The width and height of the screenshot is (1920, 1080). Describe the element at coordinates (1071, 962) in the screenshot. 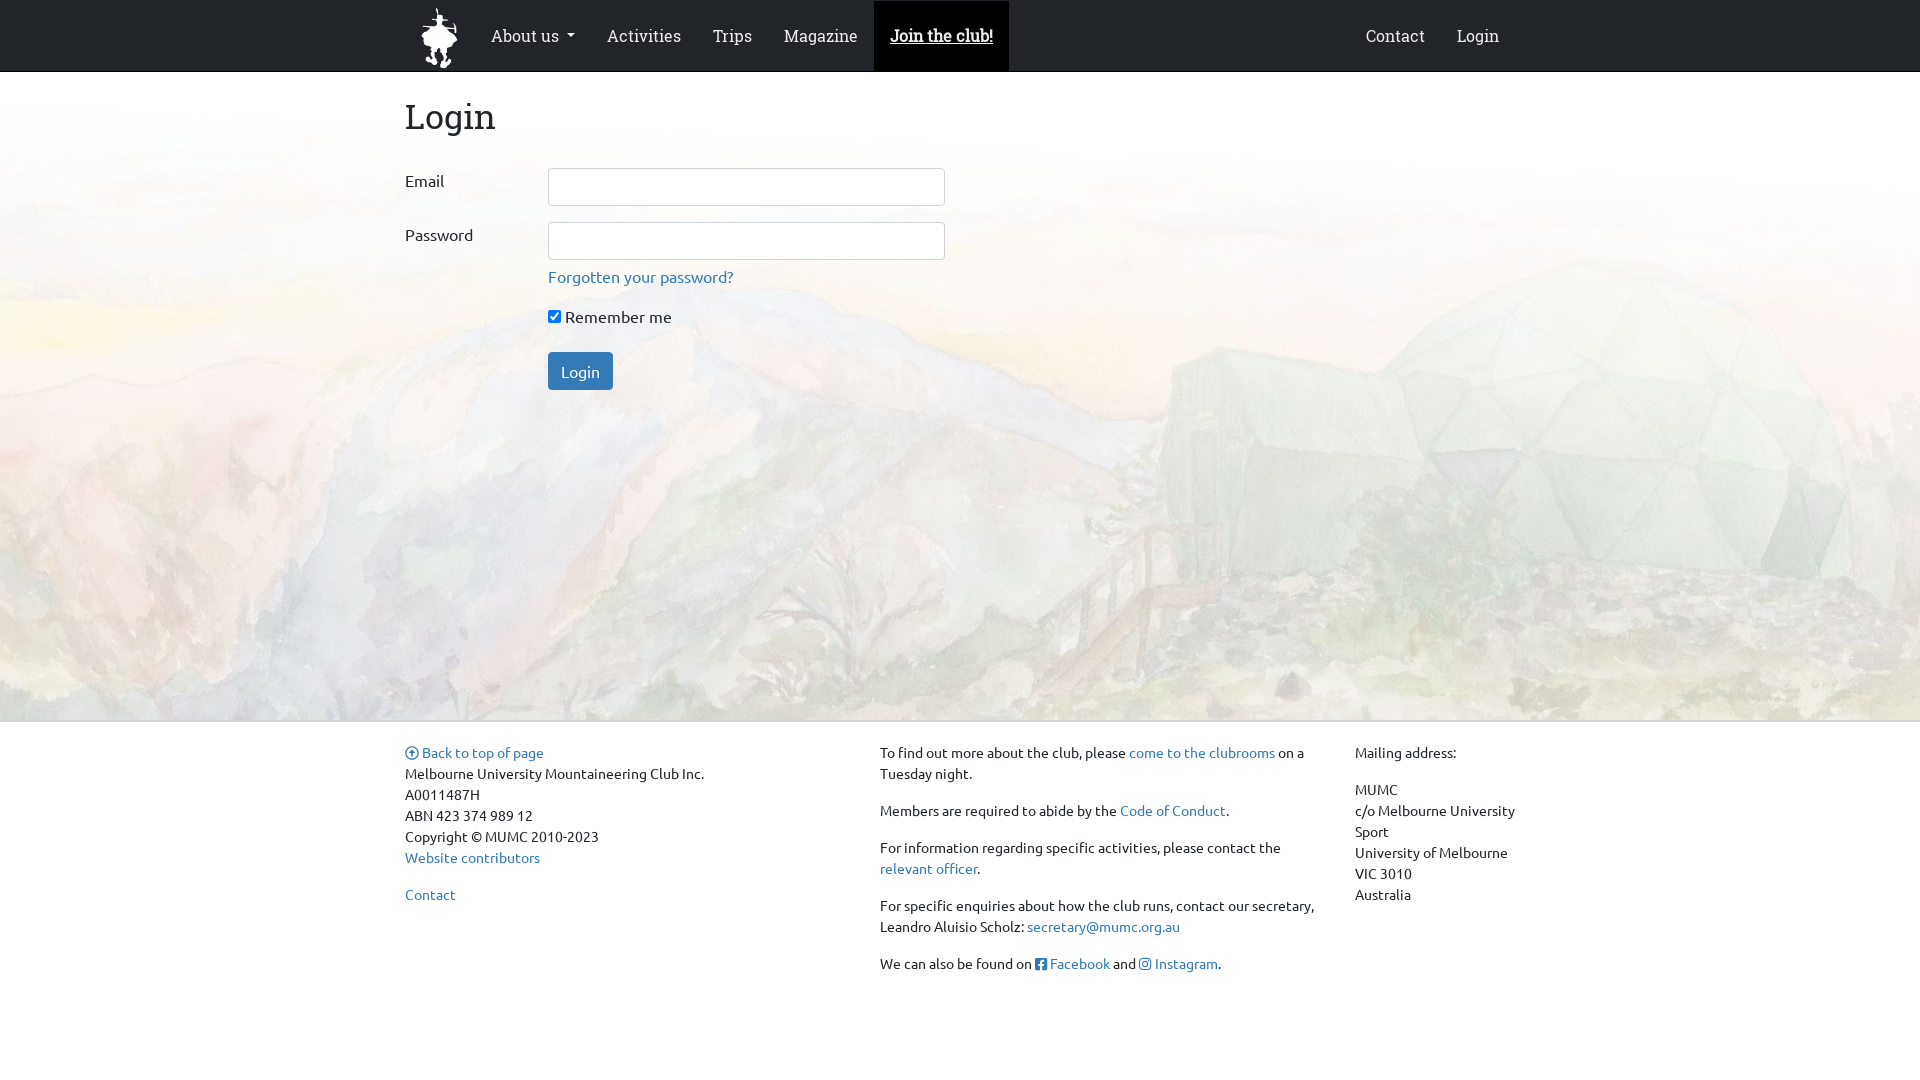

I see `'Facebook'` at that location.